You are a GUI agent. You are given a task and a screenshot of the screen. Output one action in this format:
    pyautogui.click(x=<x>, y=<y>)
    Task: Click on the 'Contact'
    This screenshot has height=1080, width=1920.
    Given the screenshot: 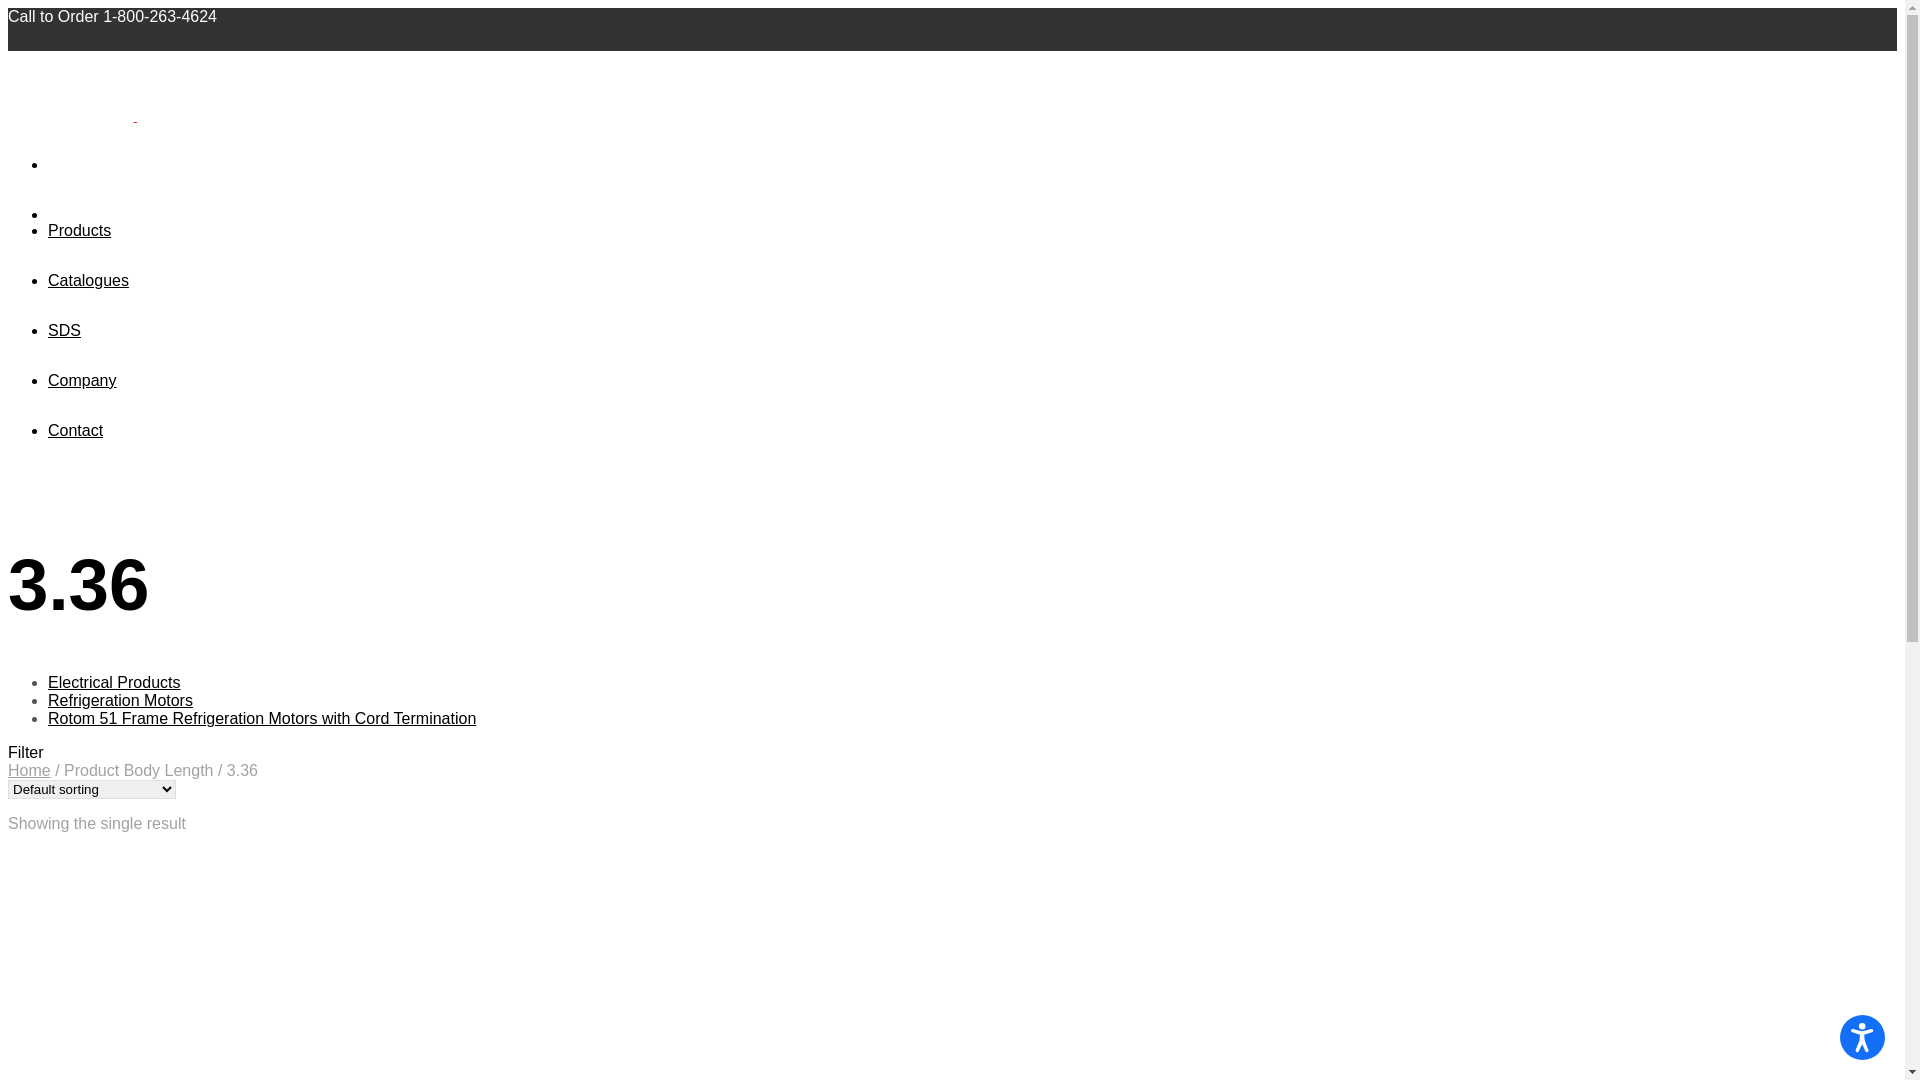 What is the action you would take?
    pyautogui.click(x=48, y=429)
    